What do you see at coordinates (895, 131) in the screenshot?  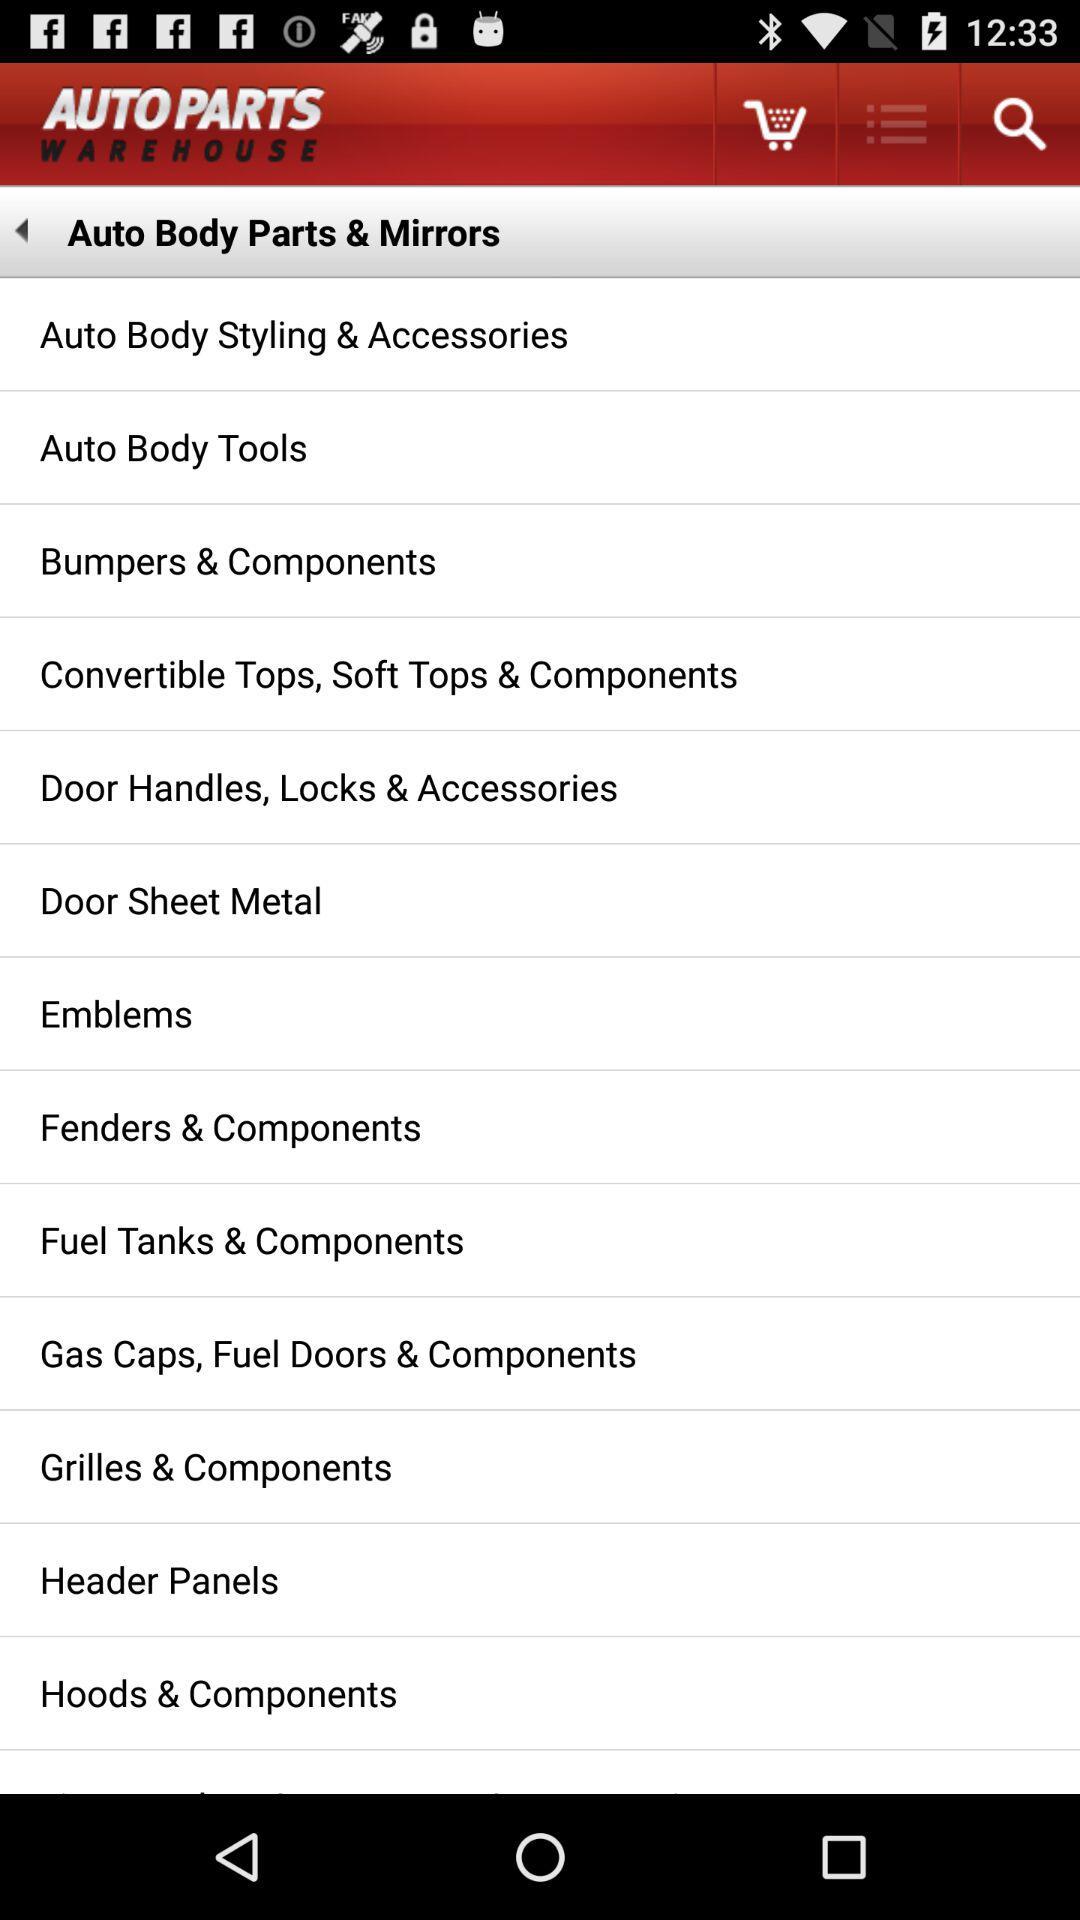 I see `the list icon` at bounding box center [895, 131].